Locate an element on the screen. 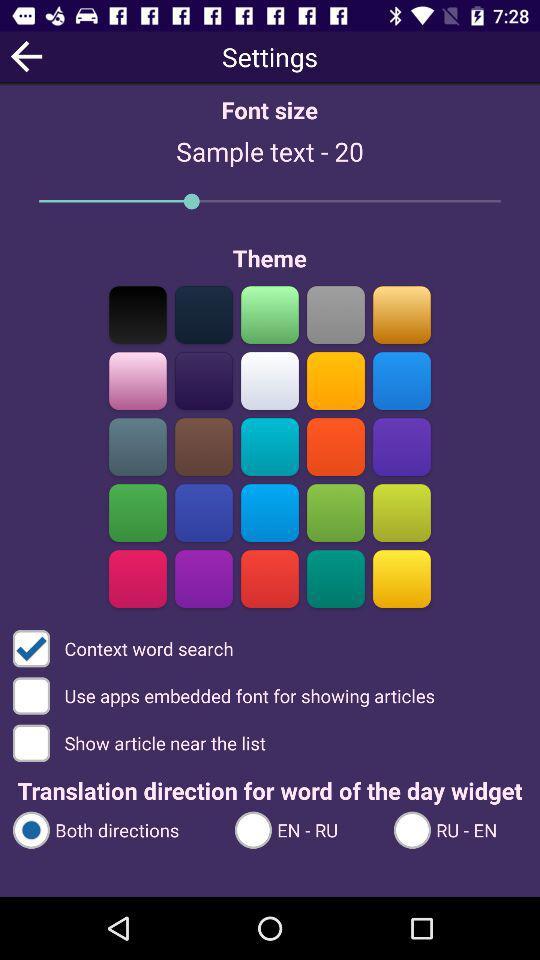  theme color as sky blue is located at coordinates (401, 380).